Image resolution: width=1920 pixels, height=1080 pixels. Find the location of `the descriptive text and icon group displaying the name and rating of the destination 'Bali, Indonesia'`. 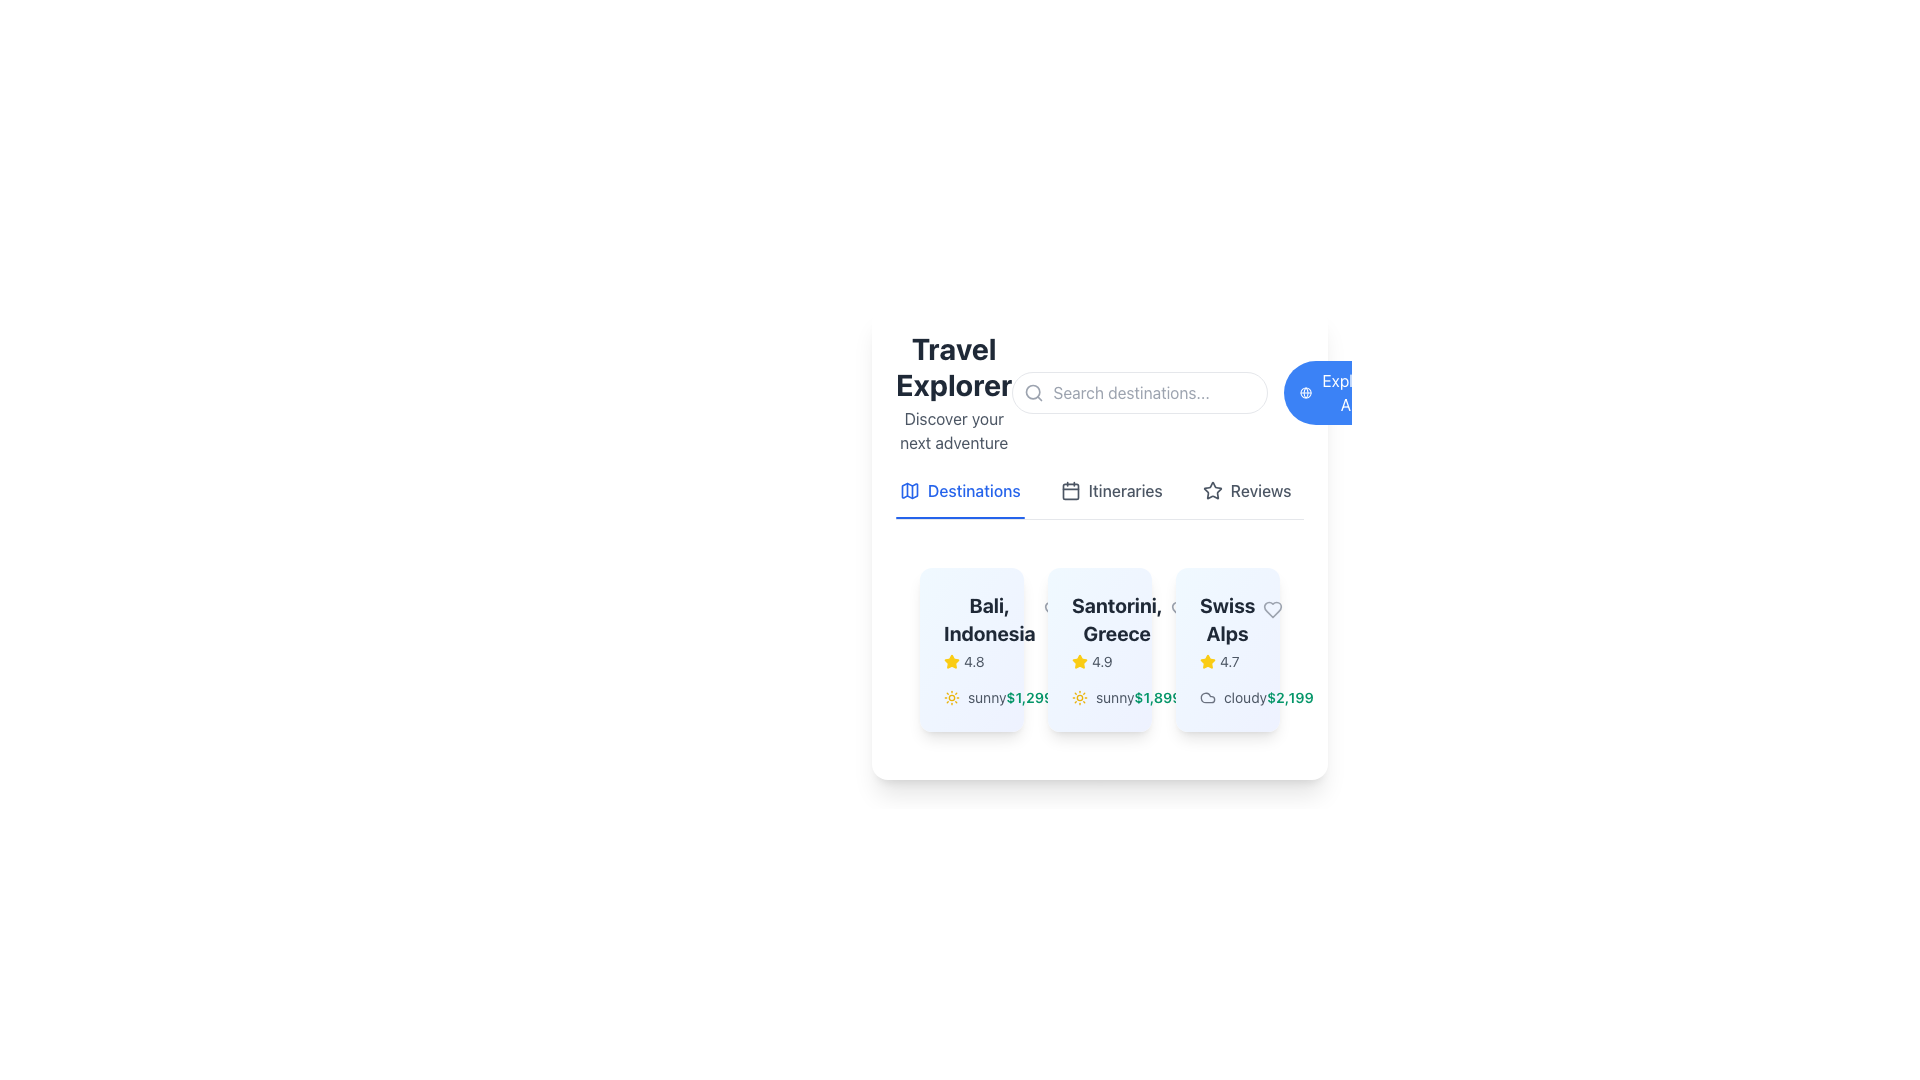

the descriptive text and icon group displaying the name and rating of the destination 'Bali, Indonesia' is located at coordinates (971, 632).